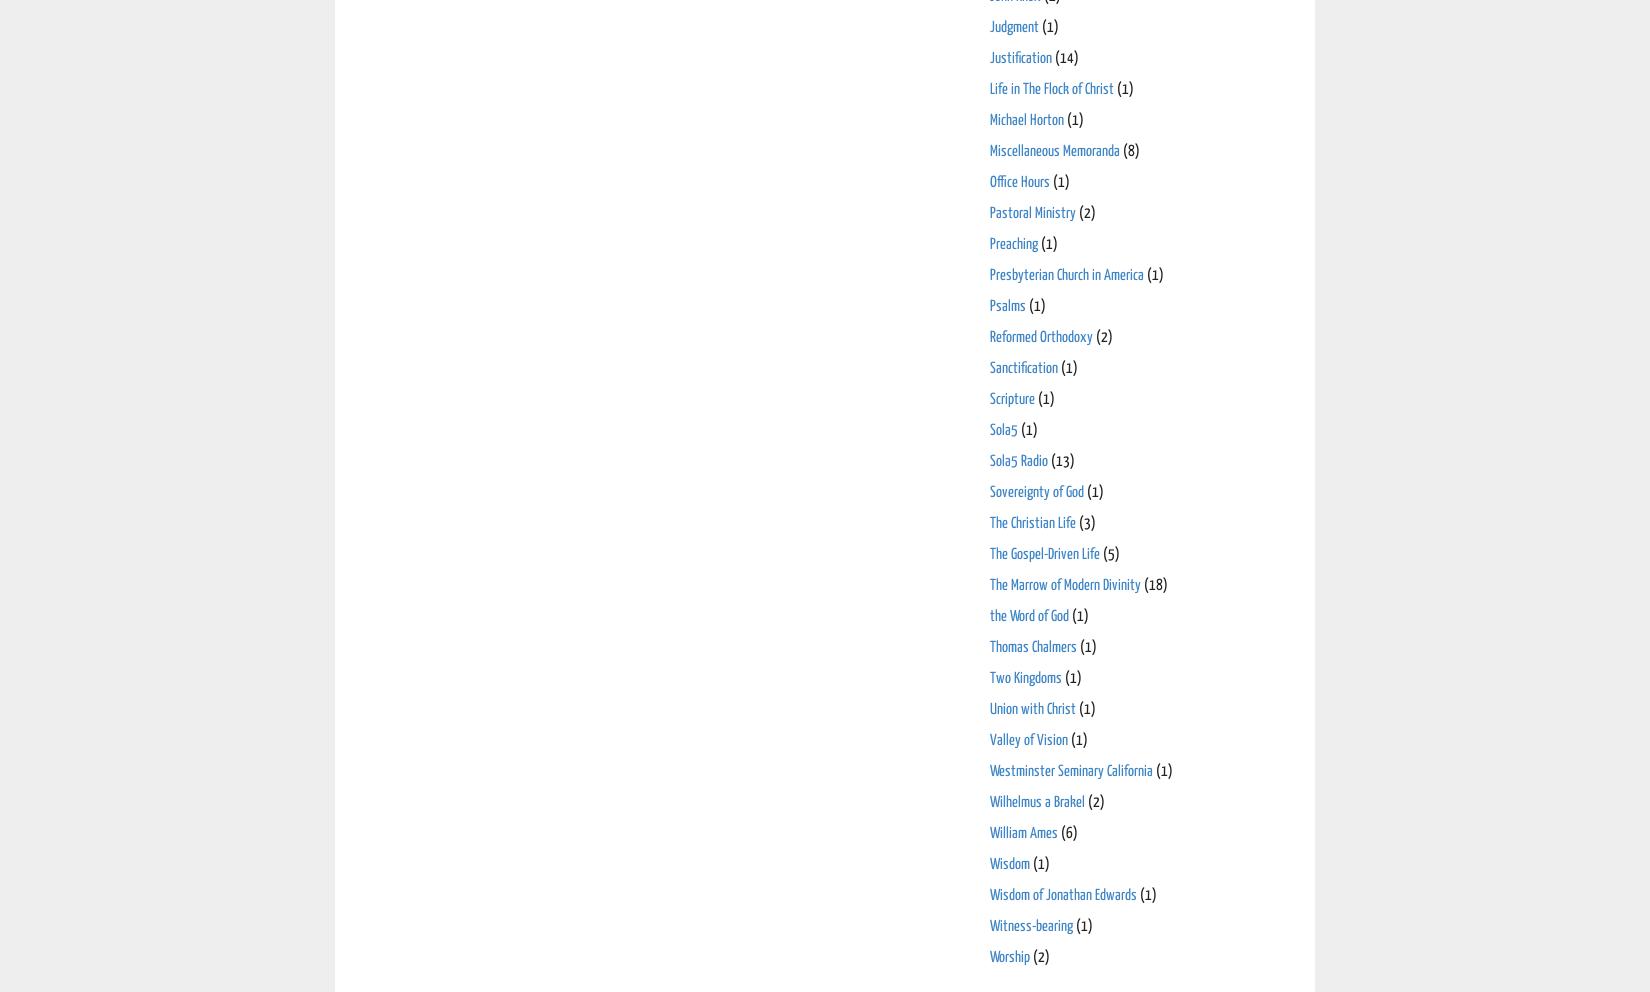 The height and width of the screenshot is (992, 1650). Describe the element at coordinates (1031, 924) in the screenshot. I see `'Witness-bearing'` at that location.